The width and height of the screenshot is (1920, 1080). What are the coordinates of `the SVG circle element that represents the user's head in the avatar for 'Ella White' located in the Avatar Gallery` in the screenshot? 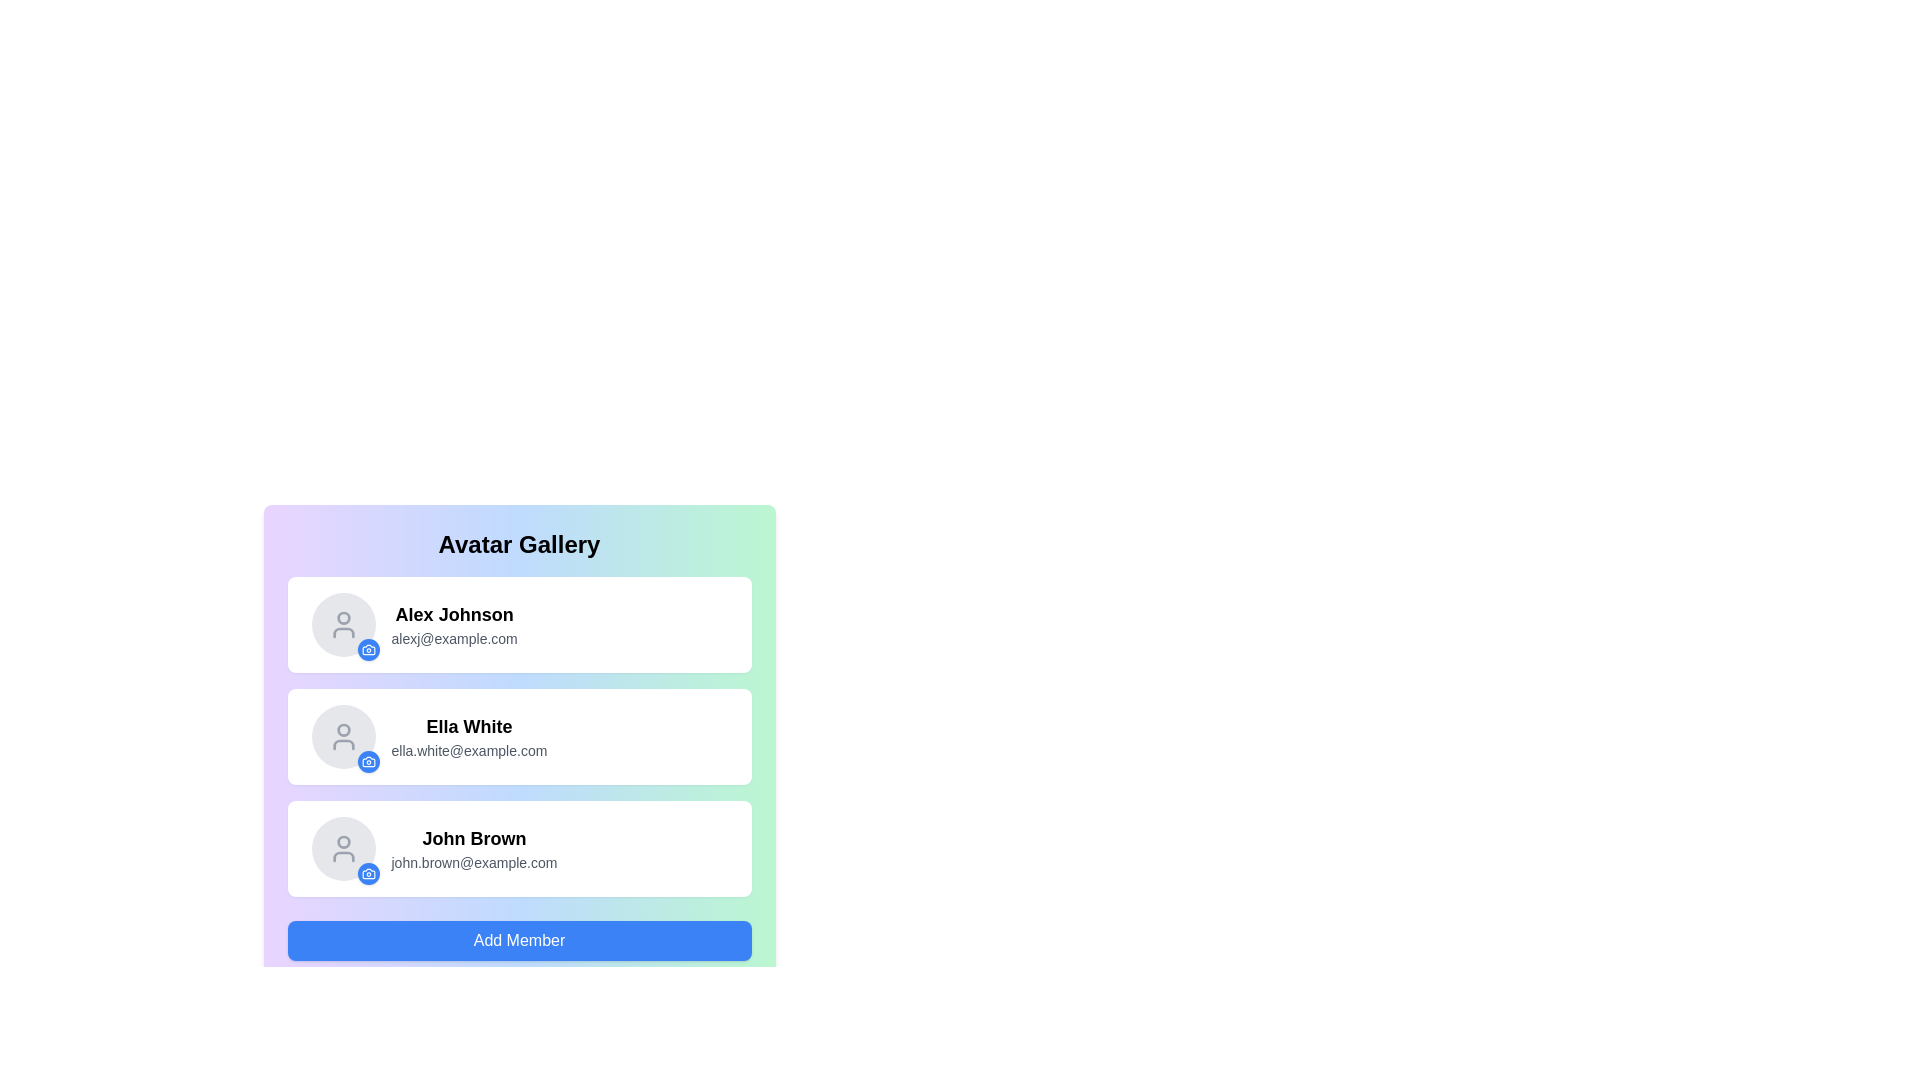 It's located at (343, 730).